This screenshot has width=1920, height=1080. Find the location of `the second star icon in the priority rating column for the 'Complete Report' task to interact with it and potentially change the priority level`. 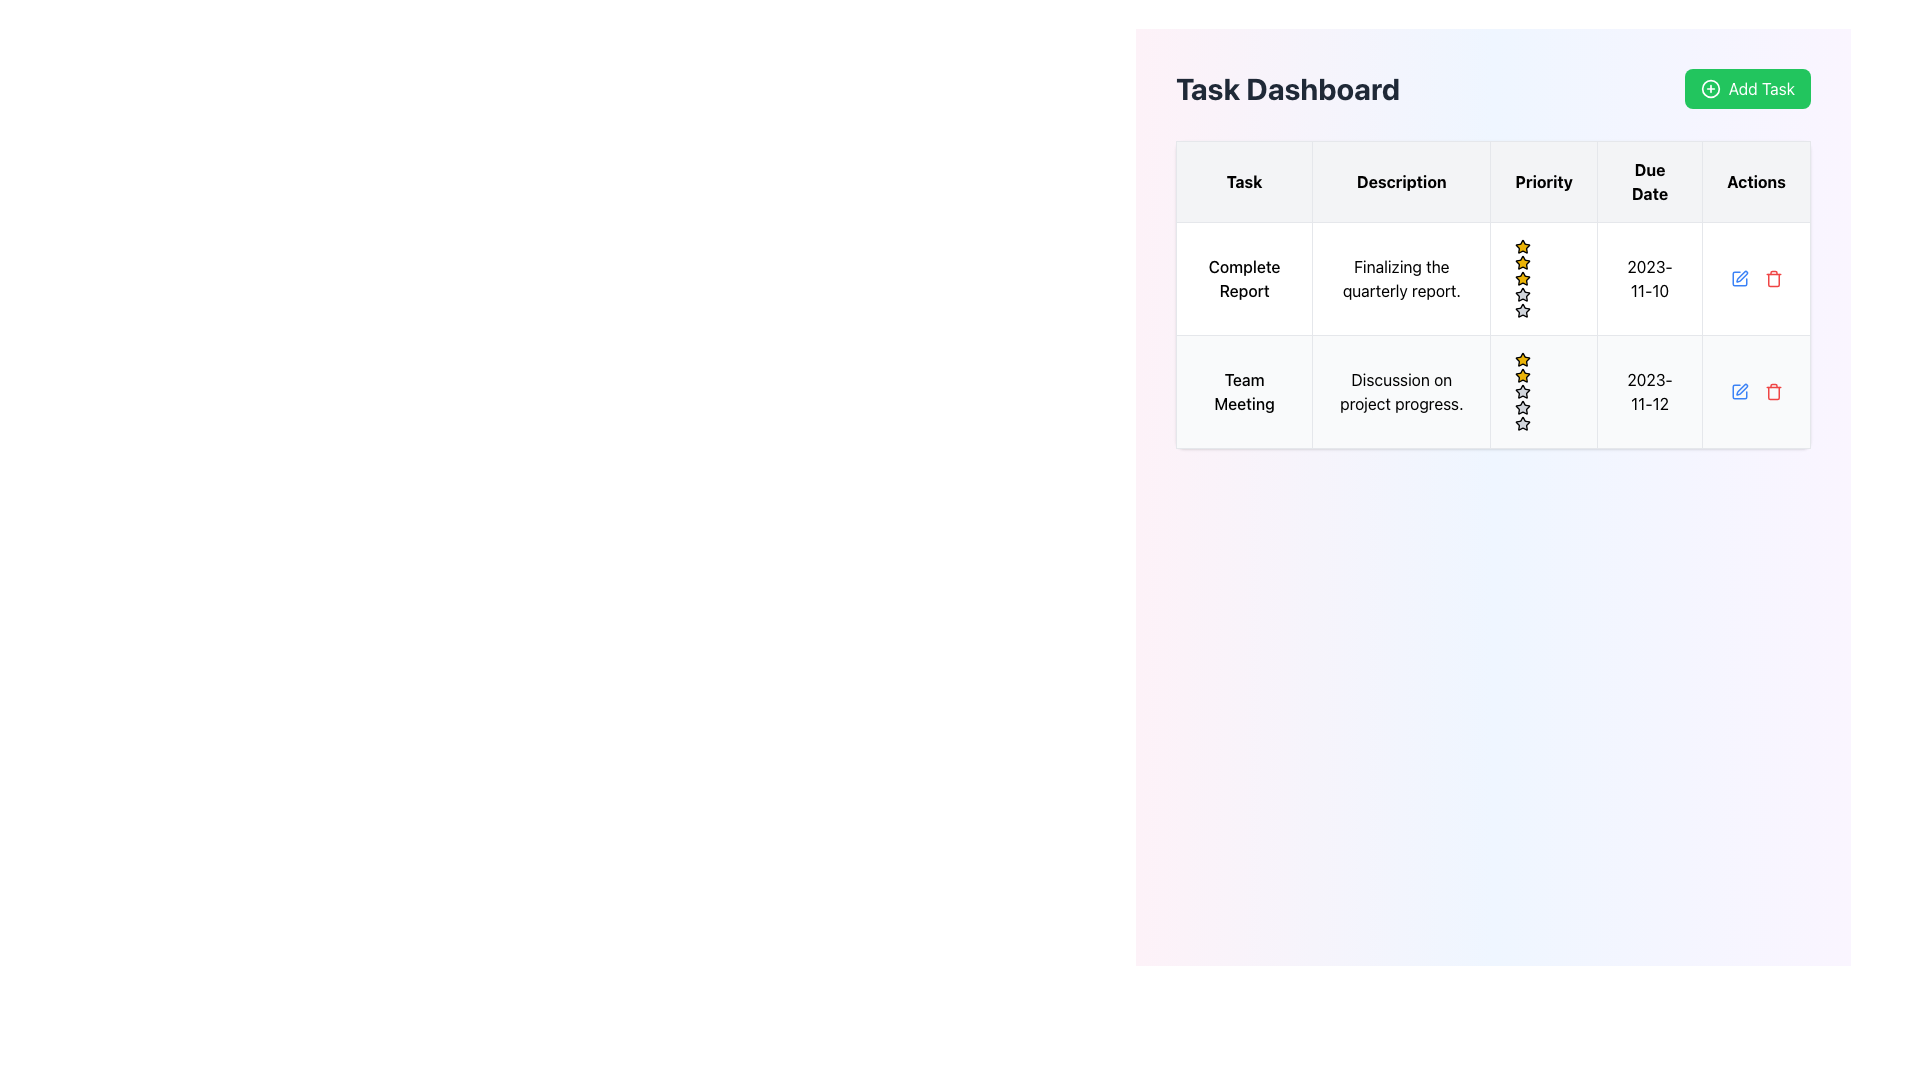

the second star icon in the priority rating column for the 'Complete Report' task to interact with it and potentially change the priority level is located at coordinates (1522, 278).